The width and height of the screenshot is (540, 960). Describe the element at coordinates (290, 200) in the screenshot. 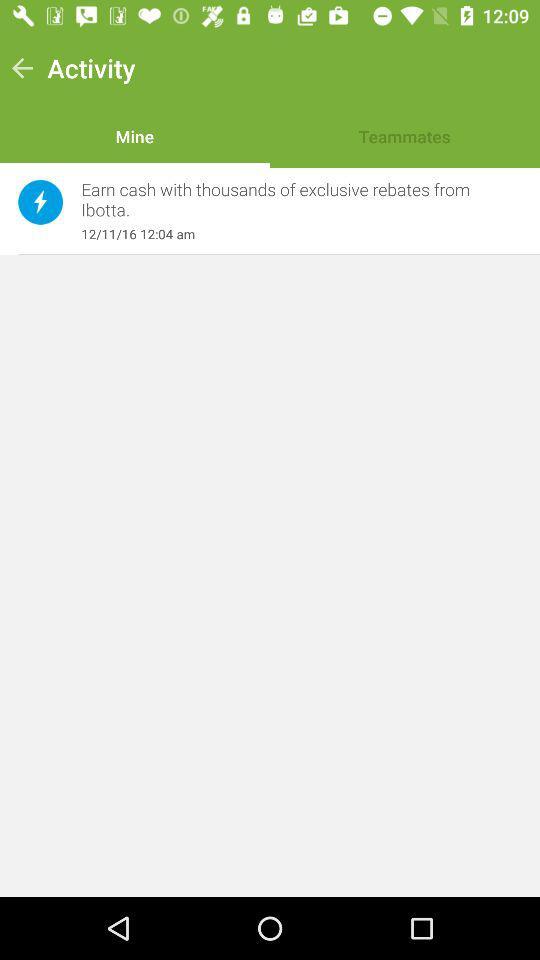

I see `earn cash with item` at that location.